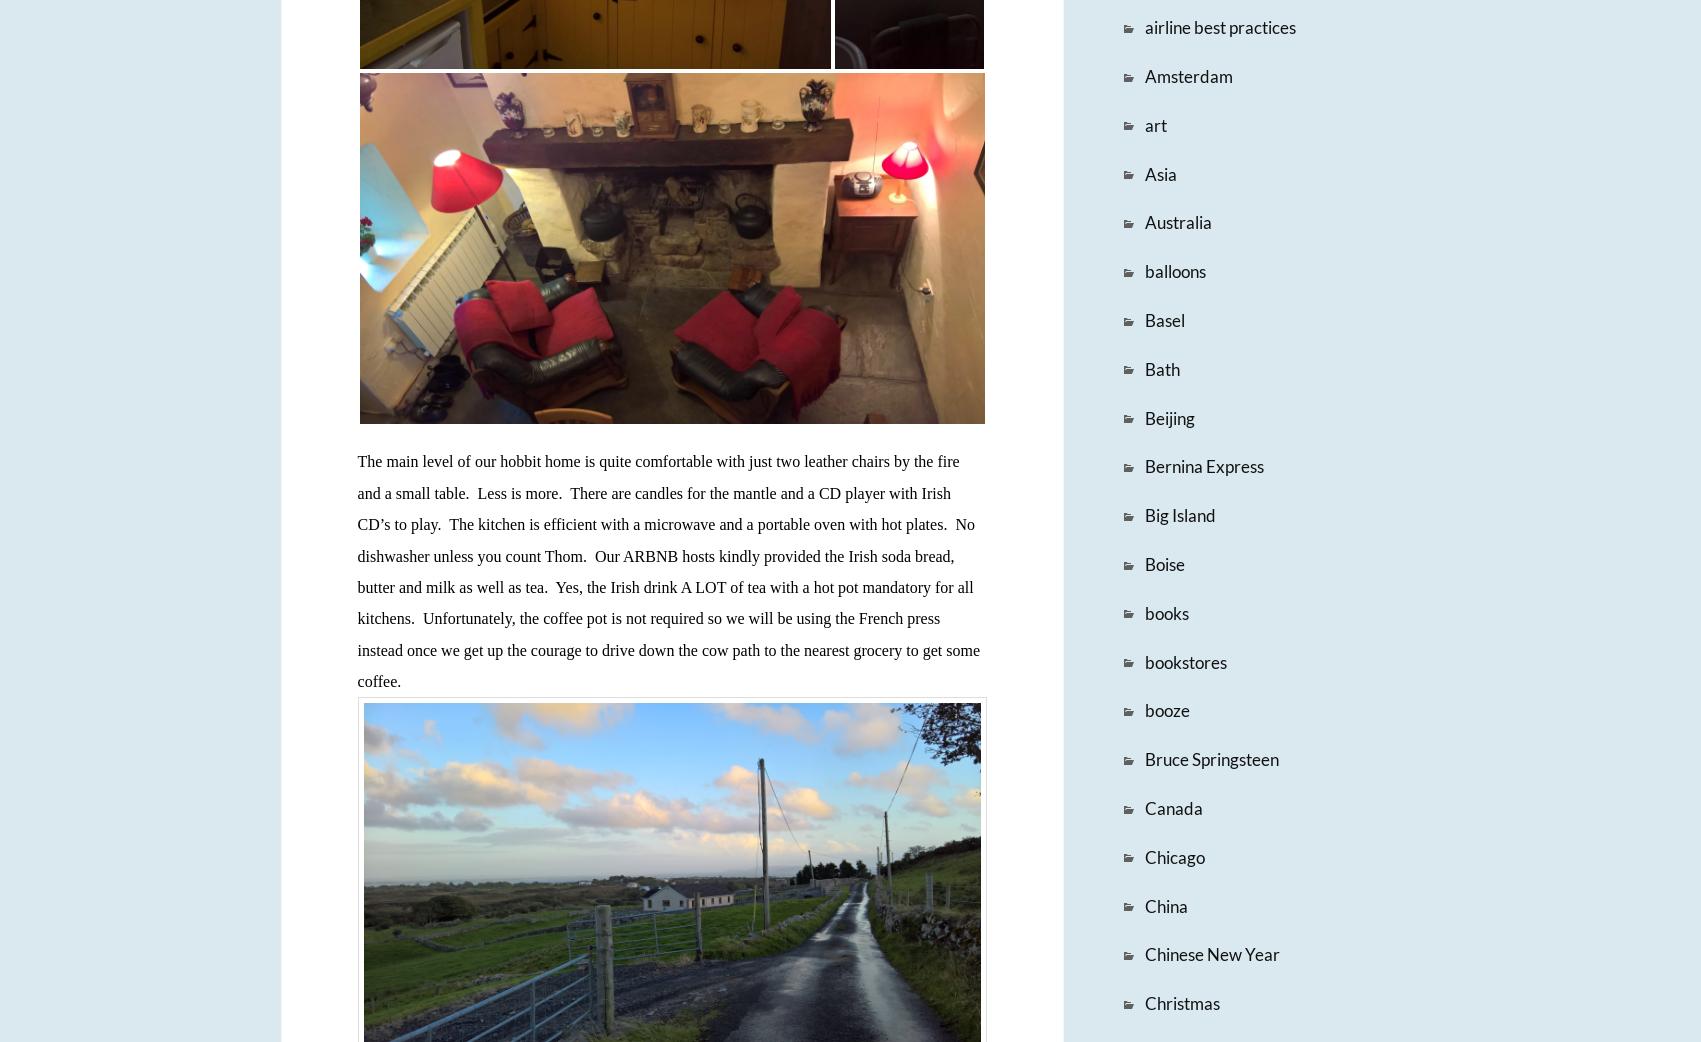 This screenshot has width=1701, height=1042. What do you see at coordinates (1180, 1003) in the screenshot?
I see `'Christmas'` at bounding box center [1180, 1003].